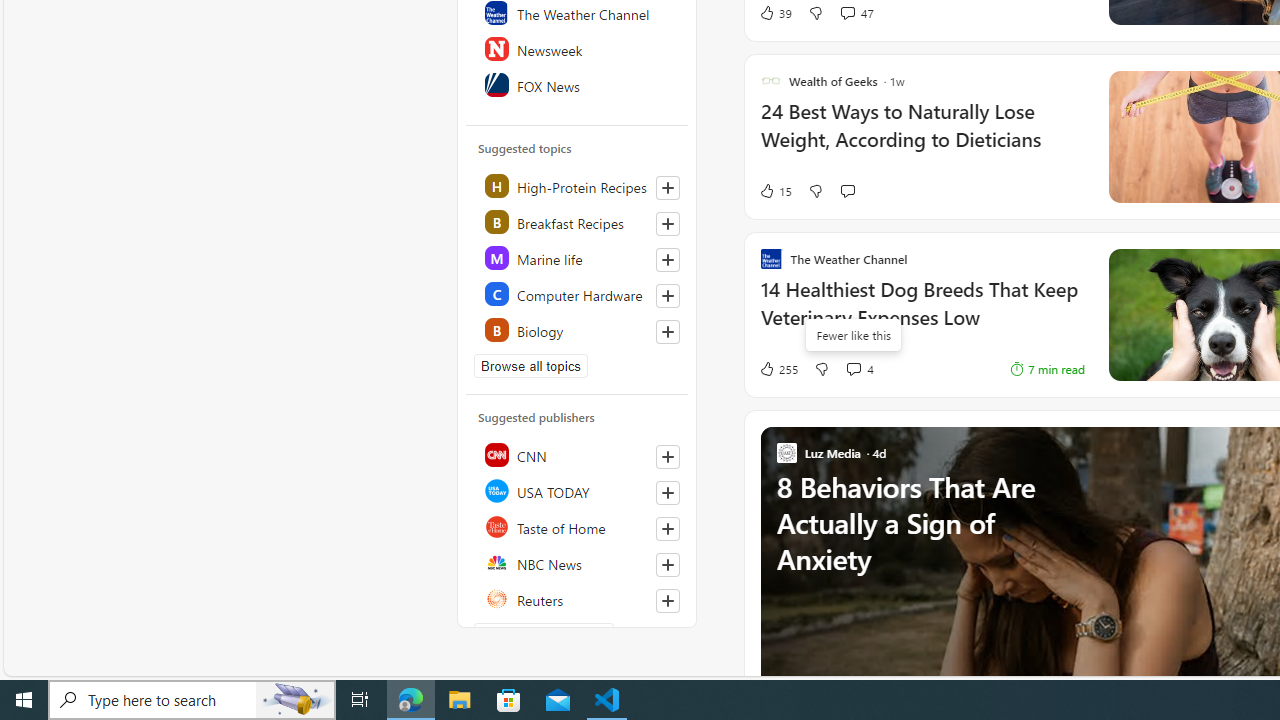 The image size is (1280, 720). Describe the element at coordinates (531, 366) in the screenshot. I see `'Browse all topics'` at that location.